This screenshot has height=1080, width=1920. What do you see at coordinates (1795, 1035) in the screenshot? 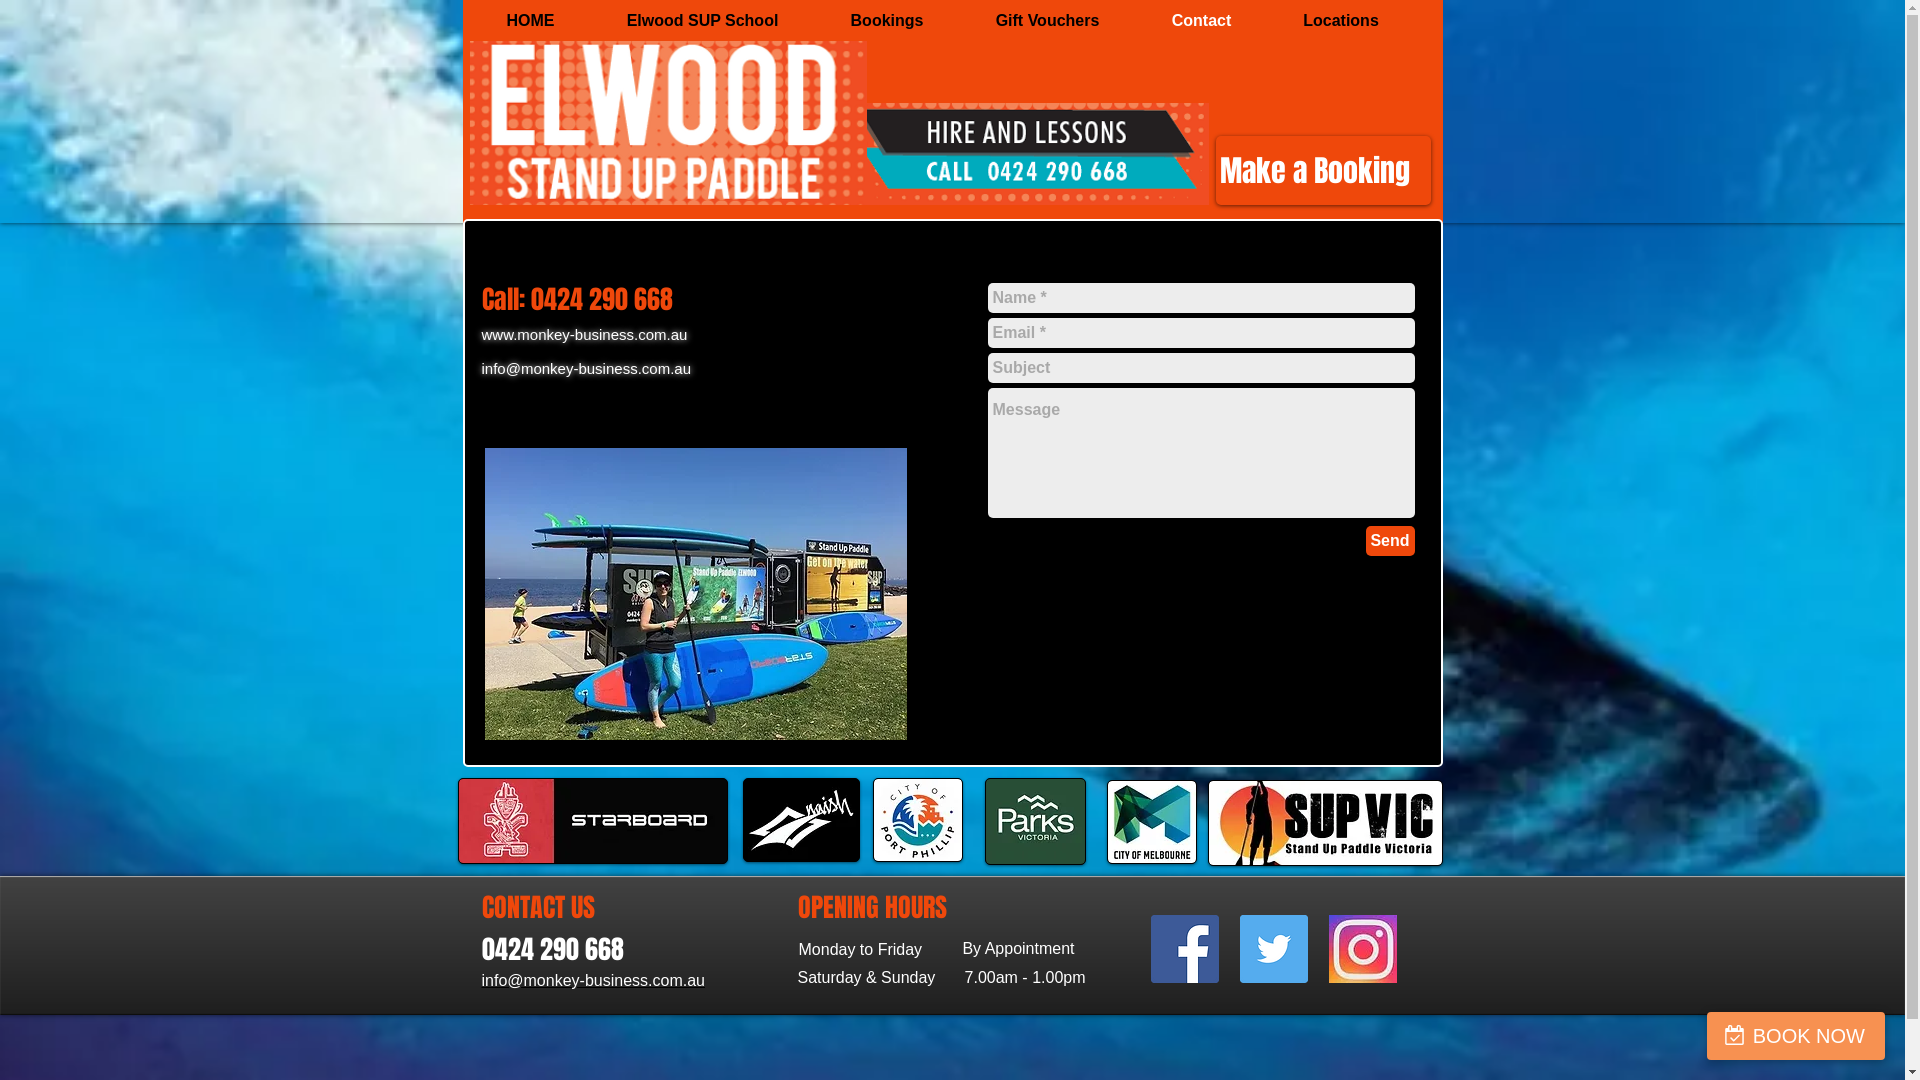
I see `'BOOK NOW'` at bounding box center [1795, 1035].